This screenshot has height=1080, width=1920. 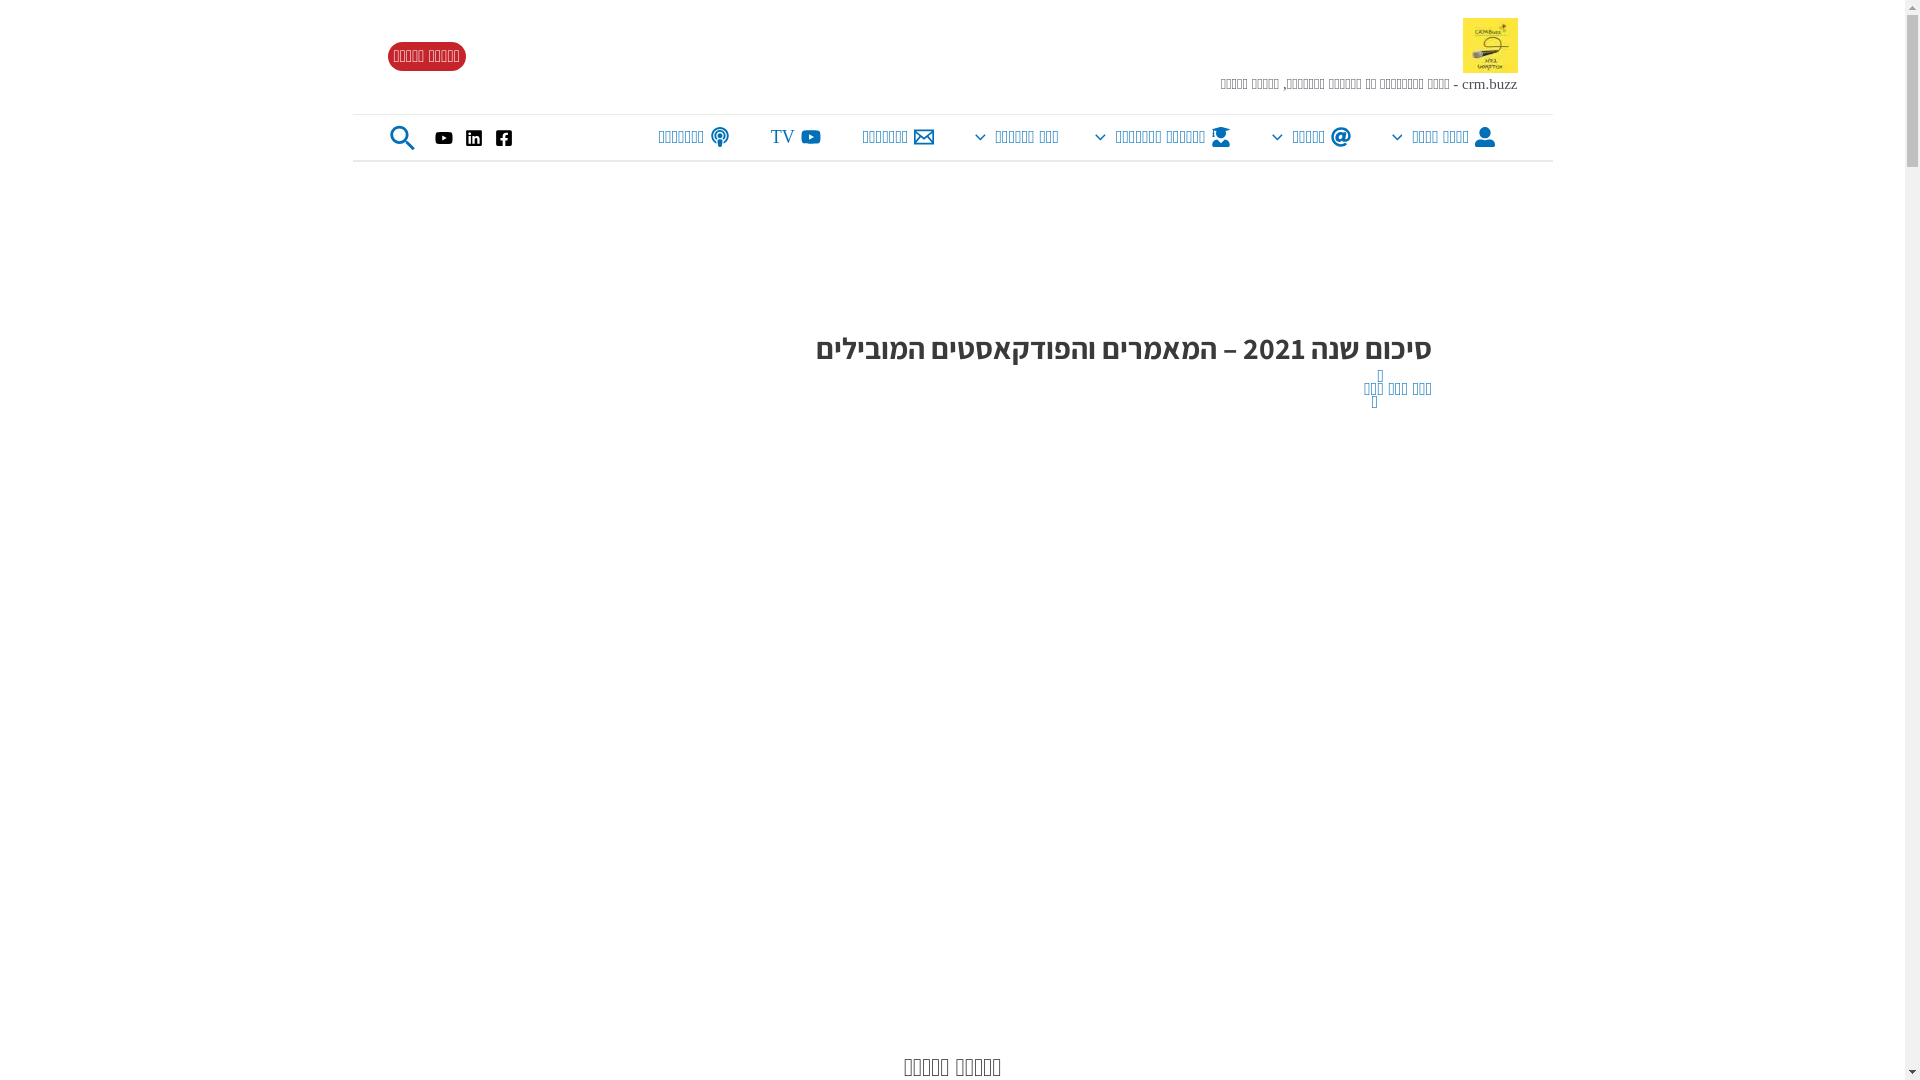 I want to click on 'TV', so click(x=797, y=135).